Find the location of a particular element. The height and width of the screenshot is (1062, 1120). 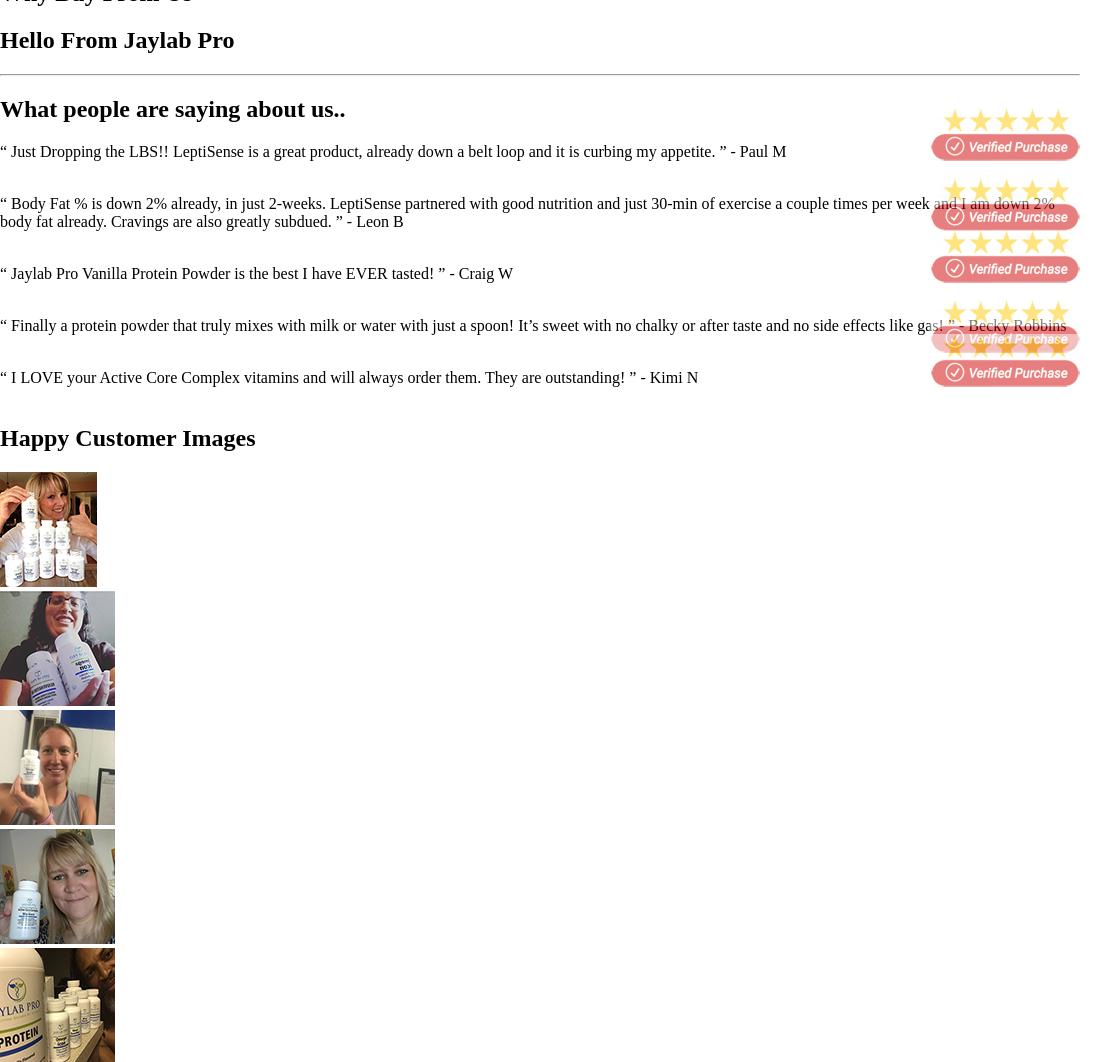

'Hello From Jaylab Pro' is located at coordinates (117, 40).